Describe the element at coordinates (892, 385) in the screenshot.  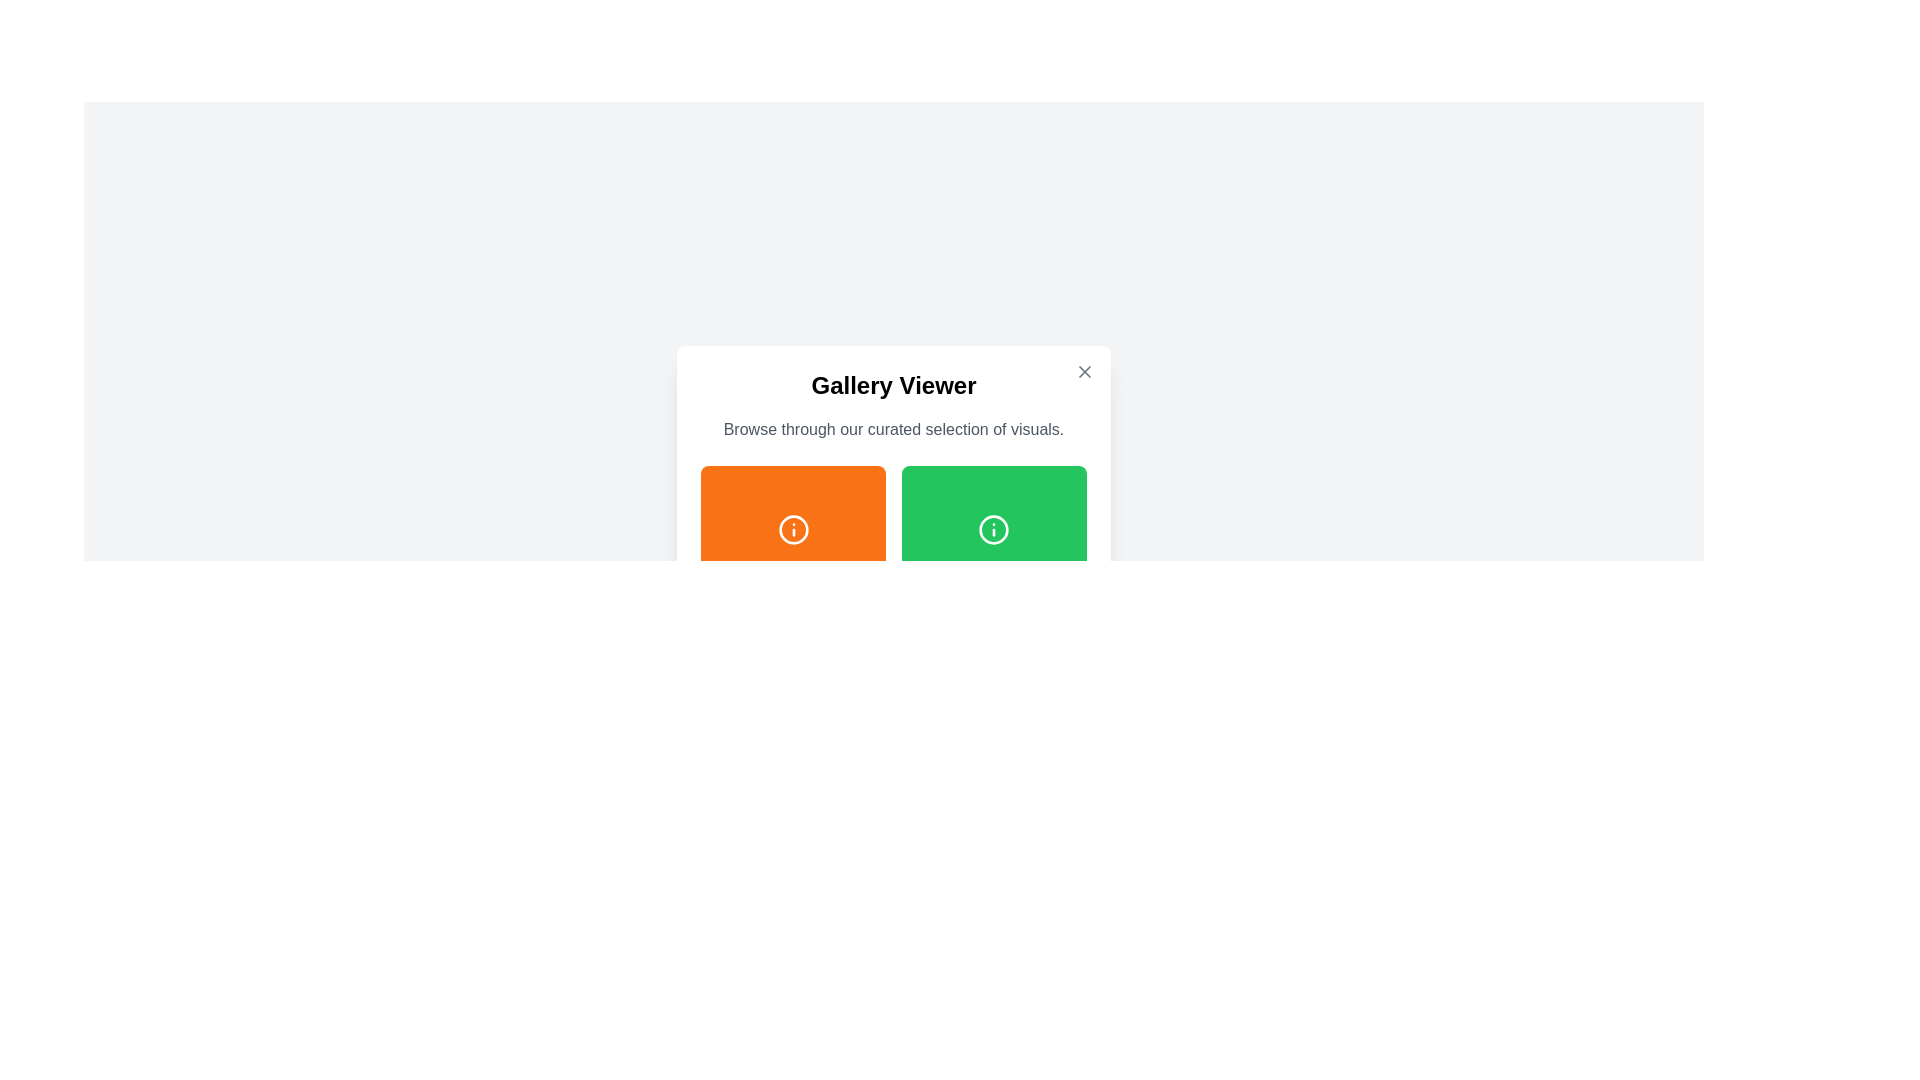
I see `the bold text component displaying 'Gallery Viewer' located at the center upper portion of the main content area` at that location.